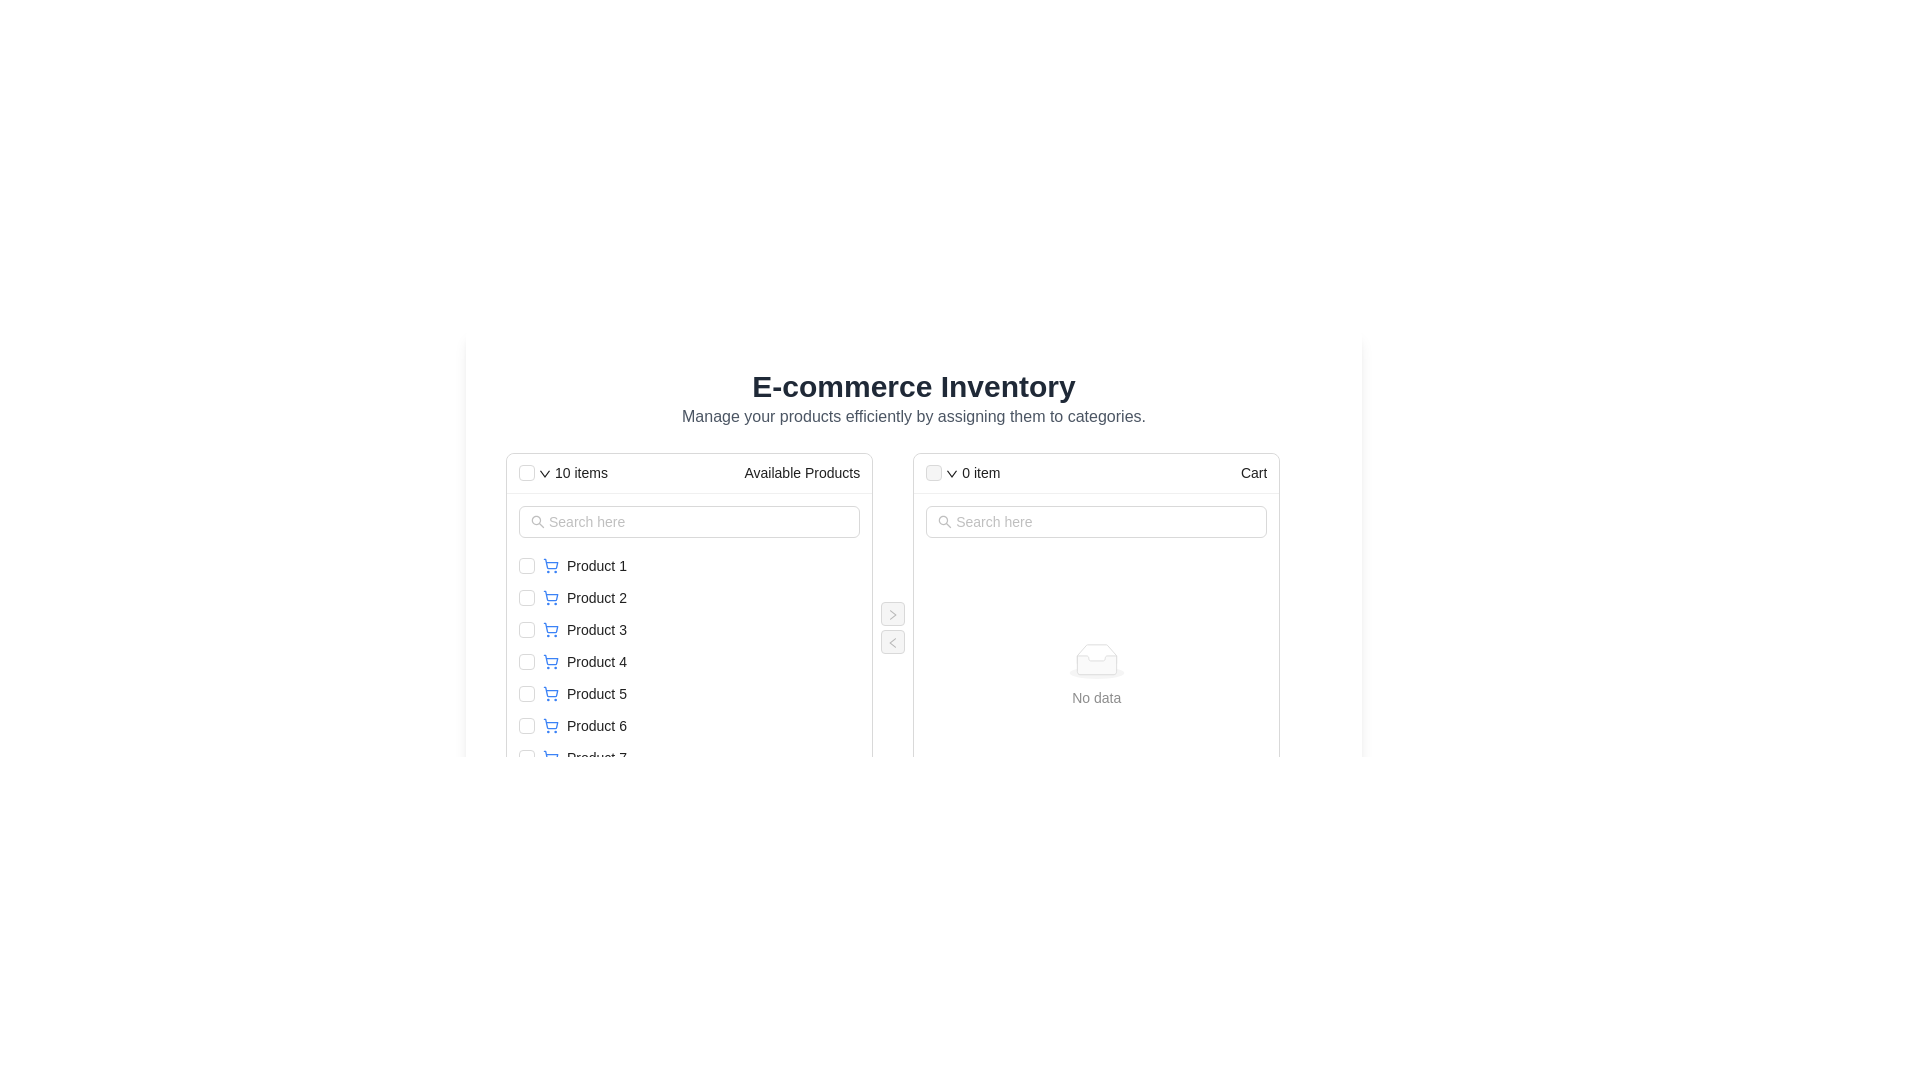 Image resolution: width=1920 pixels, height=1080 pixels. I want to click on small blue shopping cart icon located to the left of the 'Product 5' label in the Available Products section, which is the fifth entry from the top, so click(551, 693).